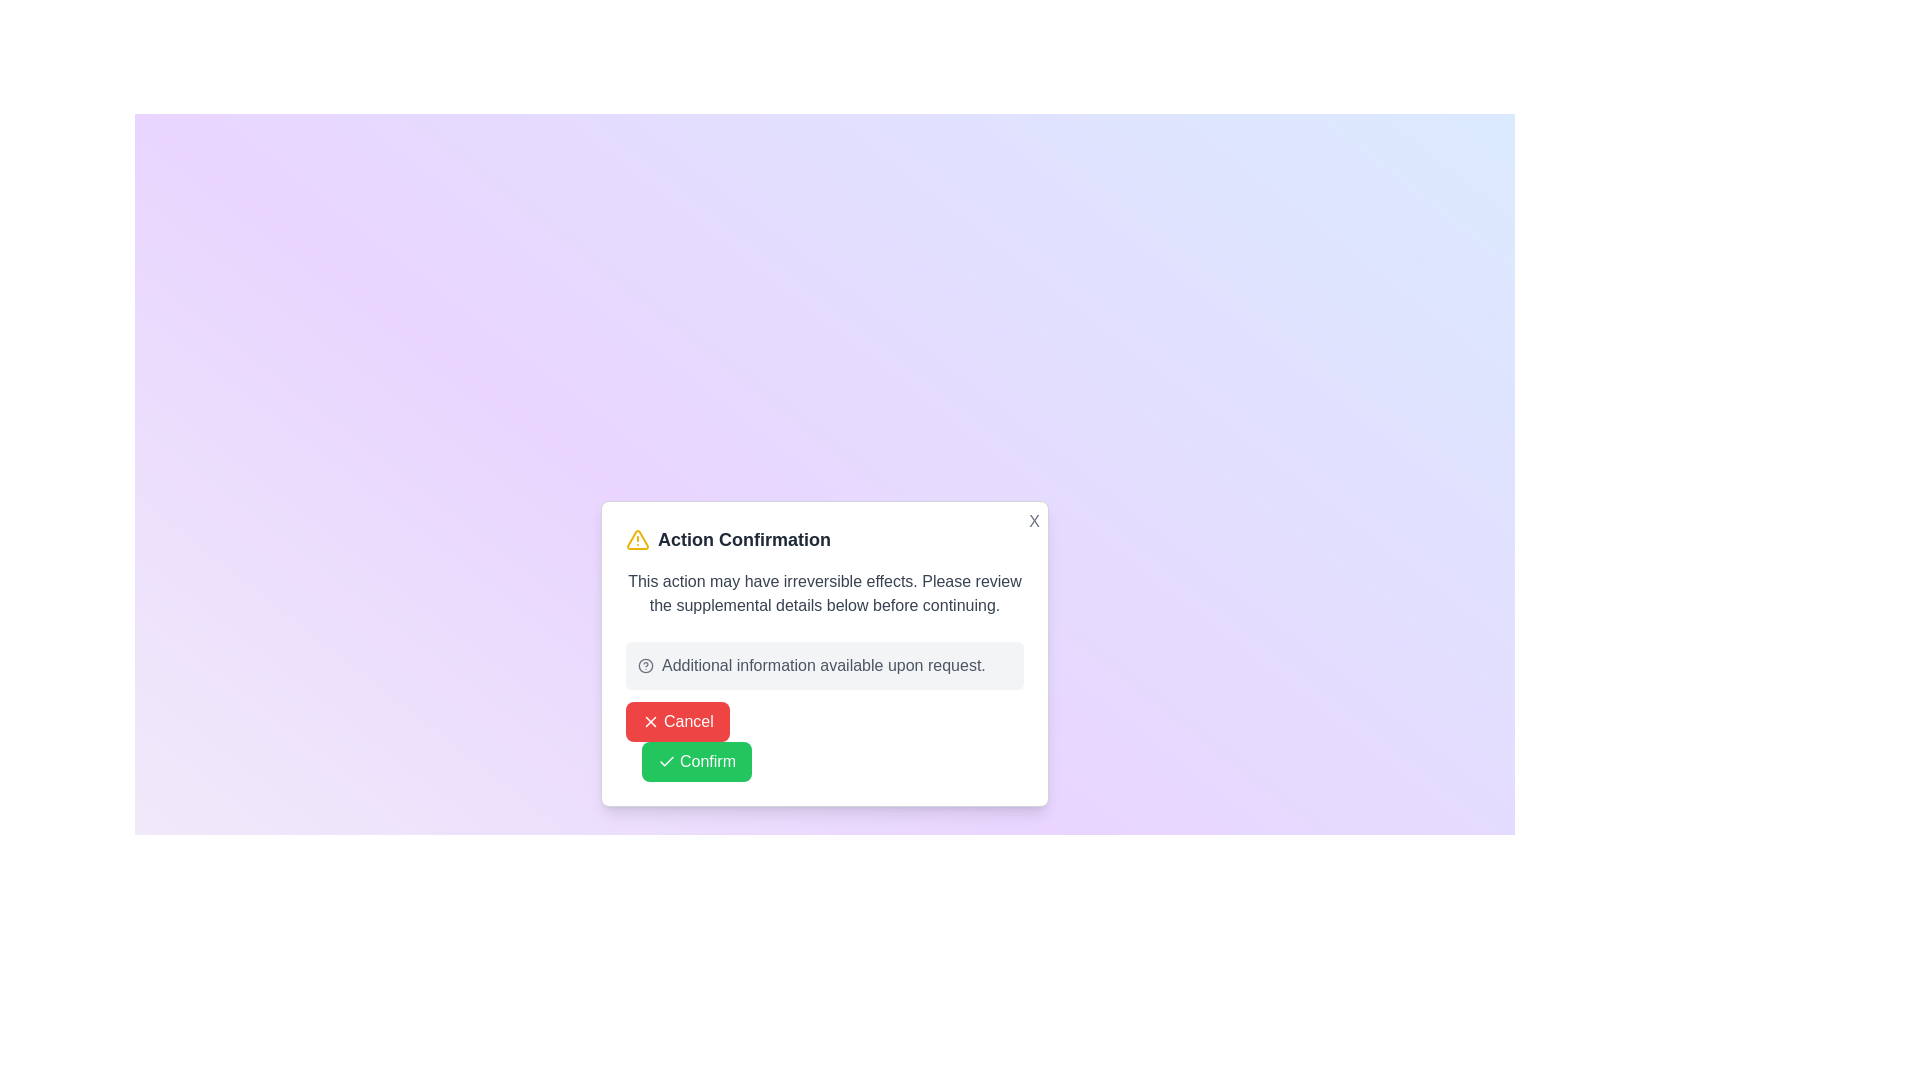  Describe the element at coordinates (667, 762) in the screenshot. I see `the confirmation SVG icon located within the 'Confirm' button at the bottom-right of the modal dialog` at that location.